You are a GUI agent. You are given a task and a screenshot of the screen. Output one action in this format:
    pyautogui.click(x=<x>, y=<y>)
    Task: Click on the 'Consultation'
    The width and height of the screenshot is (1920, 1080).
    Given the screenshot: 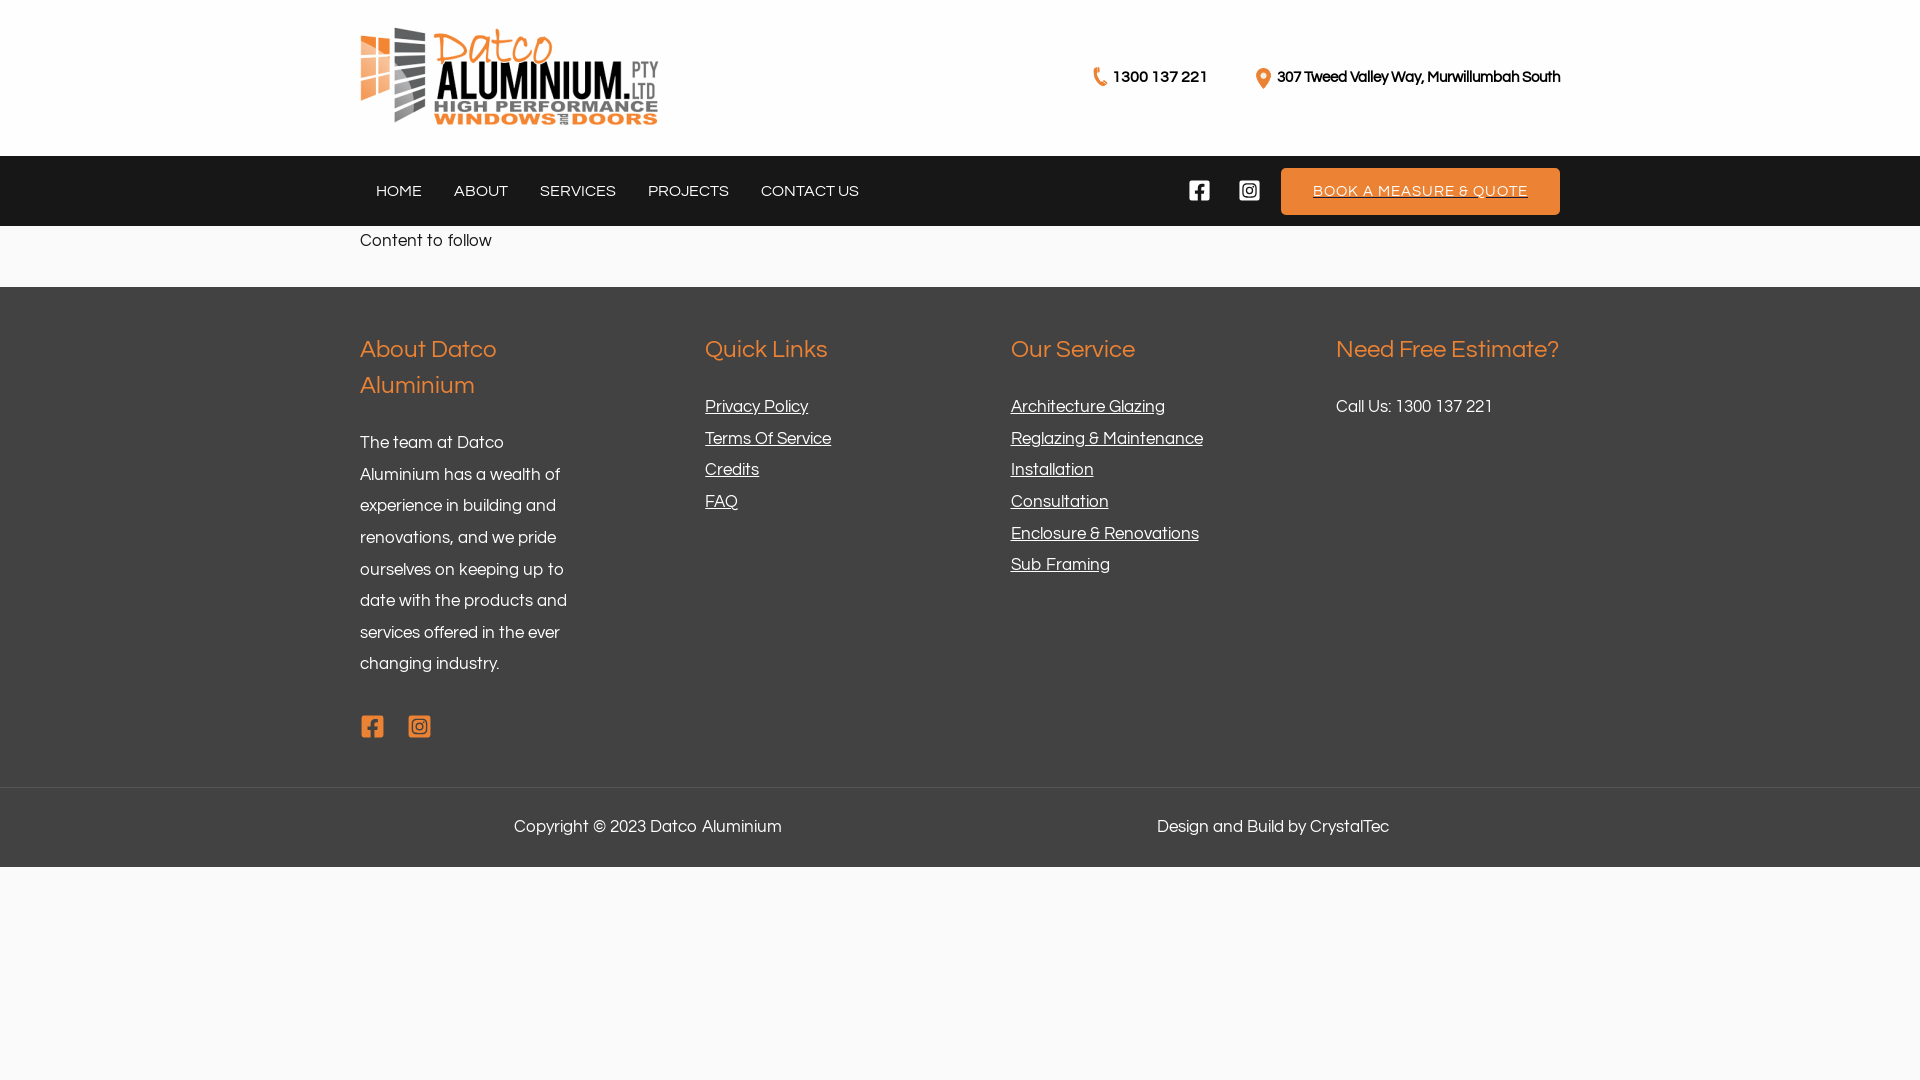 What is the action you would take?
    pyautogui.click(x=1058, y=500)
    